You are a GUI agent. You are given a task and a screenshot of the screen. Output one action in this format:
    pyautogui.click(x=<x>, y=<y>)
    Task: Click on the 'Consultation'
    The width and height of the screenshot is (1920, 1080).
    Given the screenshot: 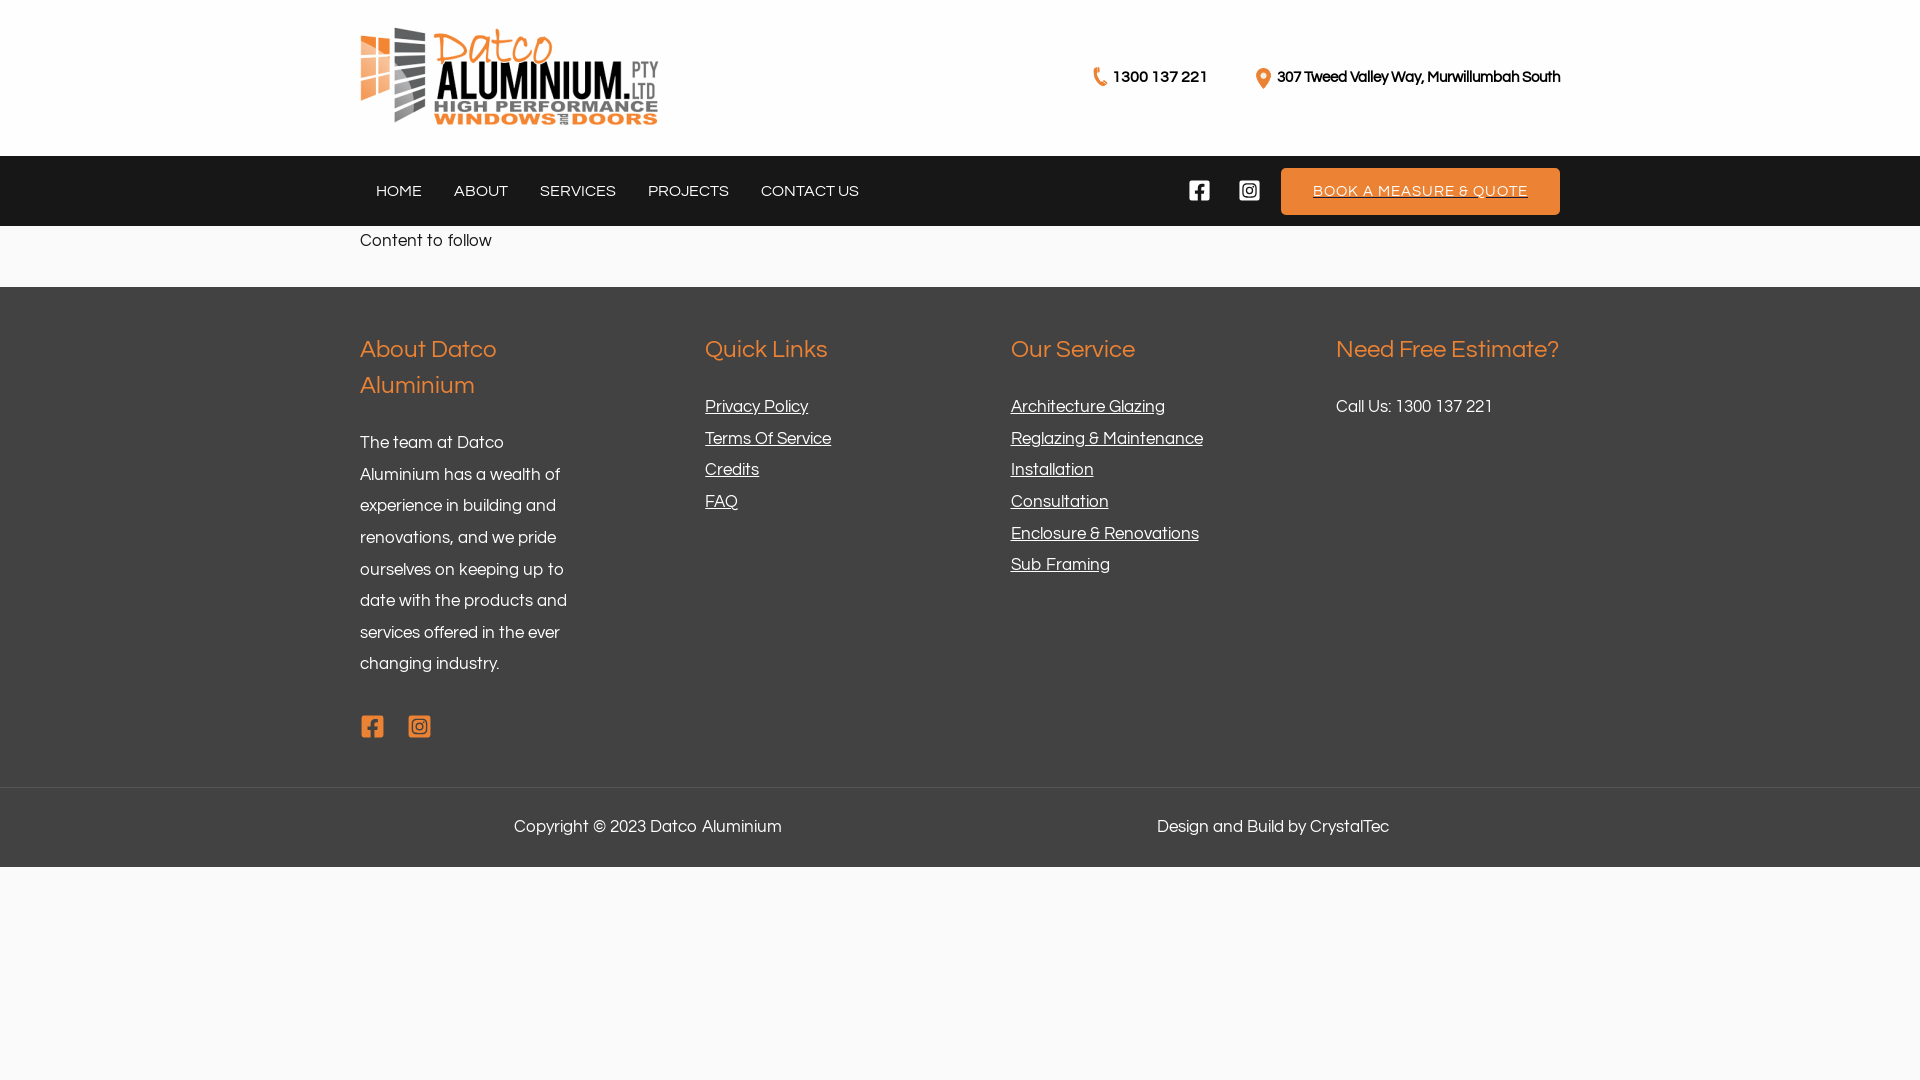 What is the action you would take?
    pyautogui.click(x=1058, y=500)
    